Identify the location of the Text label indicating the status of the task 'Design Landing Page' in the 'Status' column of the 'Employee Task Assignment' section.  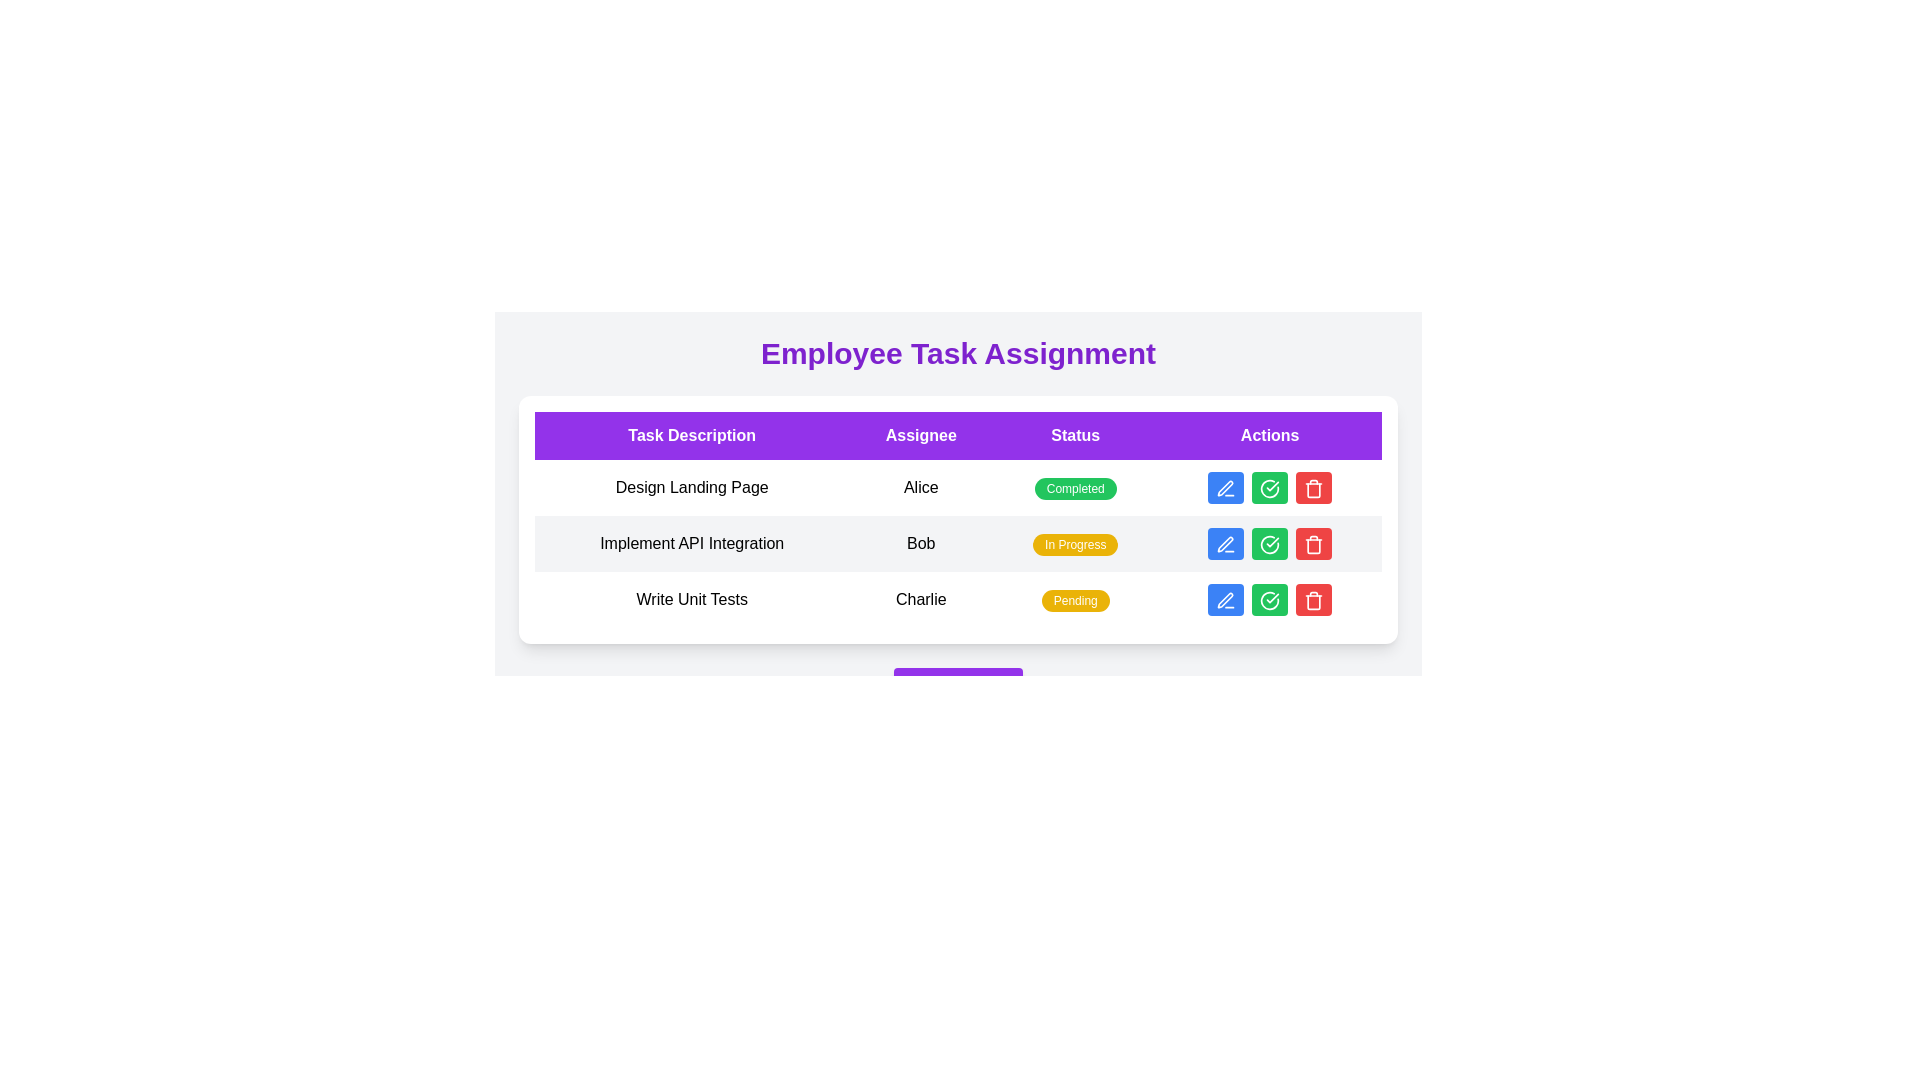
(1074, 489).